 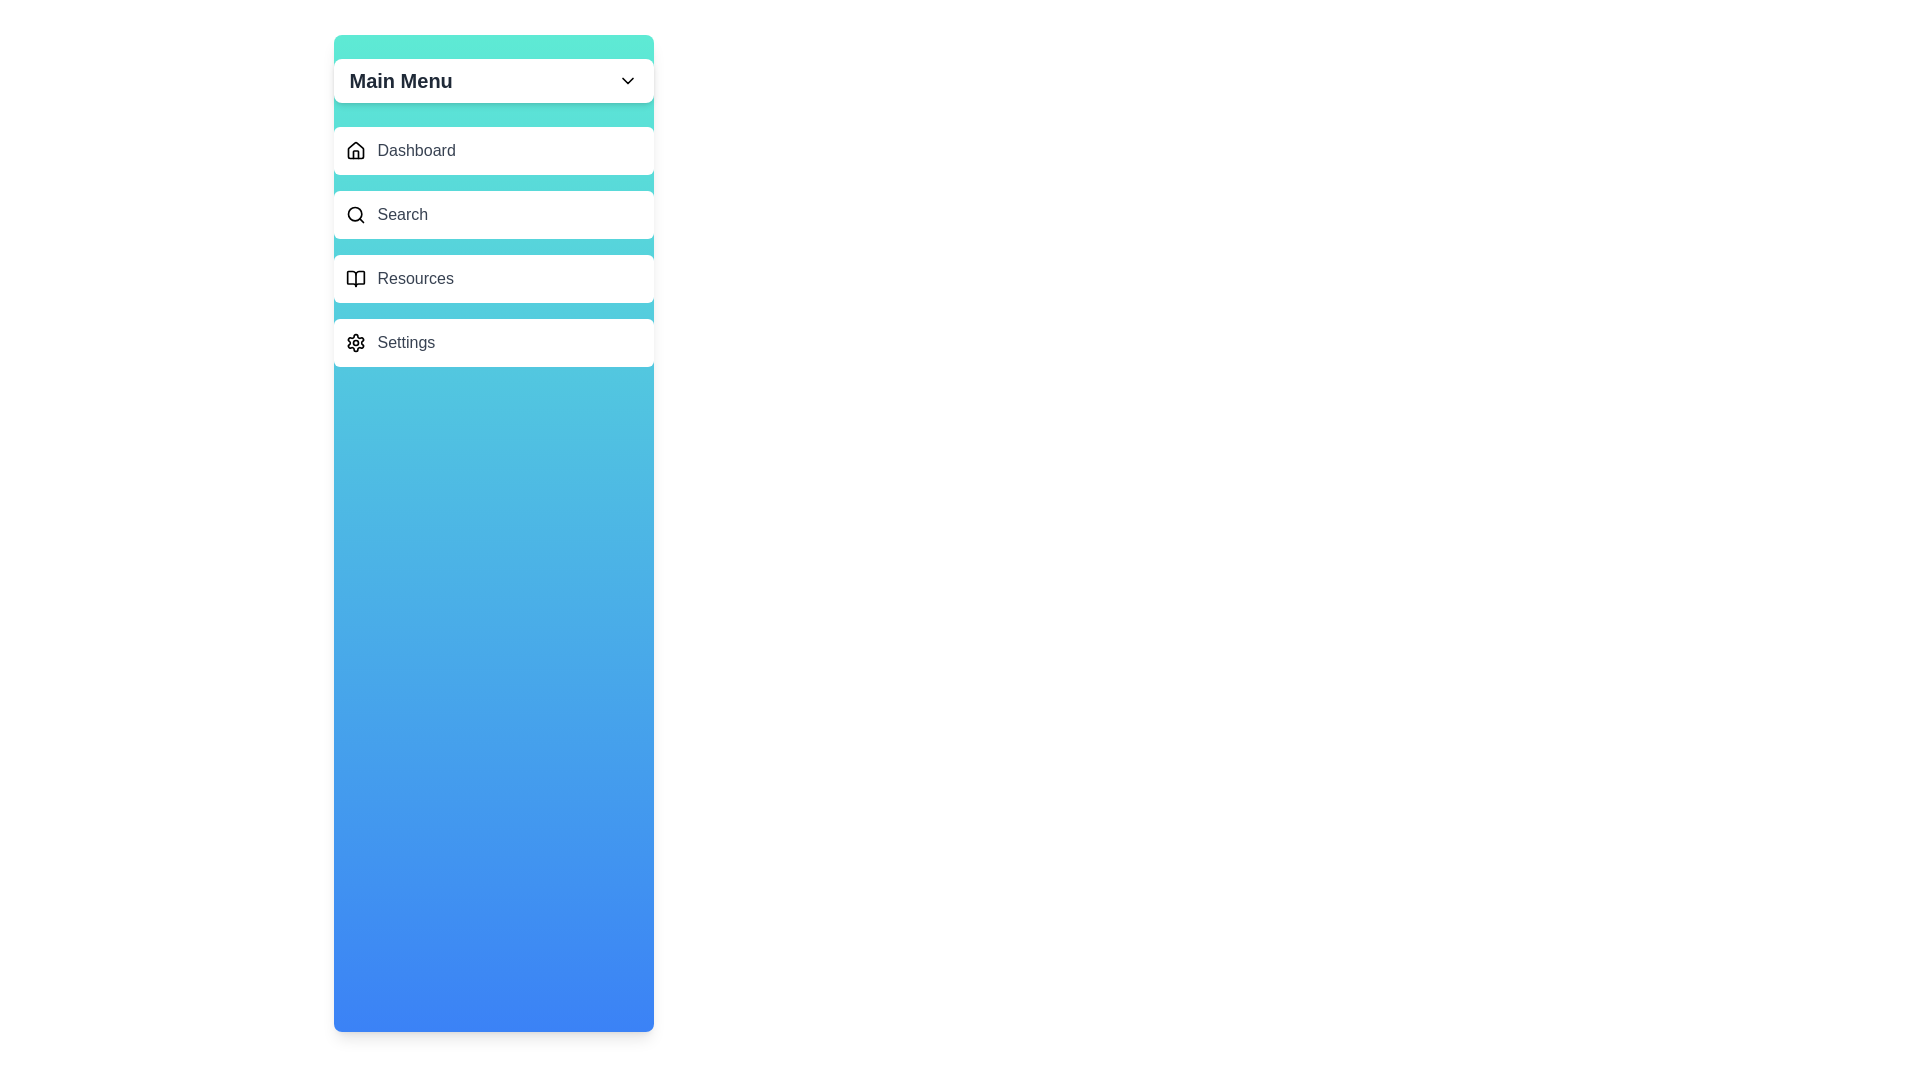 I want to click on the text 'Main Menu' for copying, so click(x=400, y=80).